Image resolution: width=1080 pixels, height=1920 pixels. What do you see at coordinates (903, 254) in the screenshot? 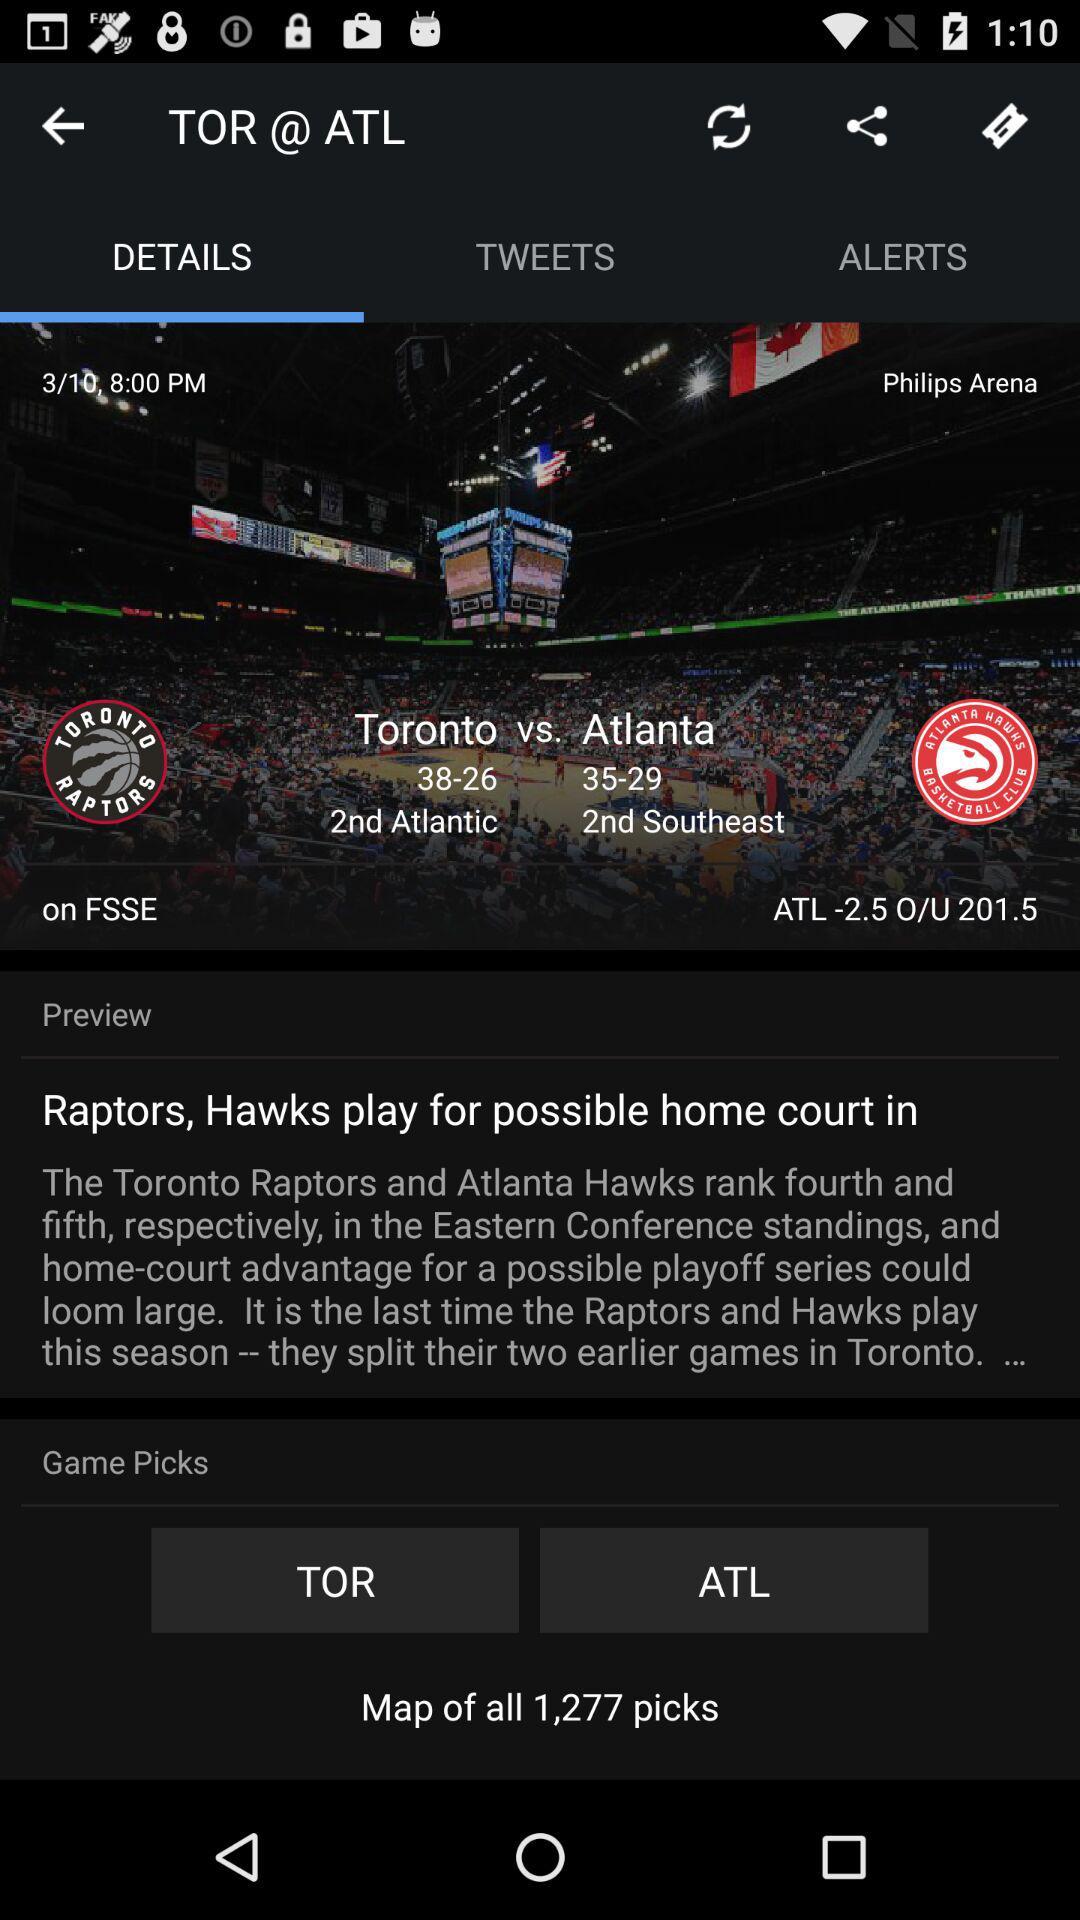
I see `alerts item` at bounding box center [903, 254].